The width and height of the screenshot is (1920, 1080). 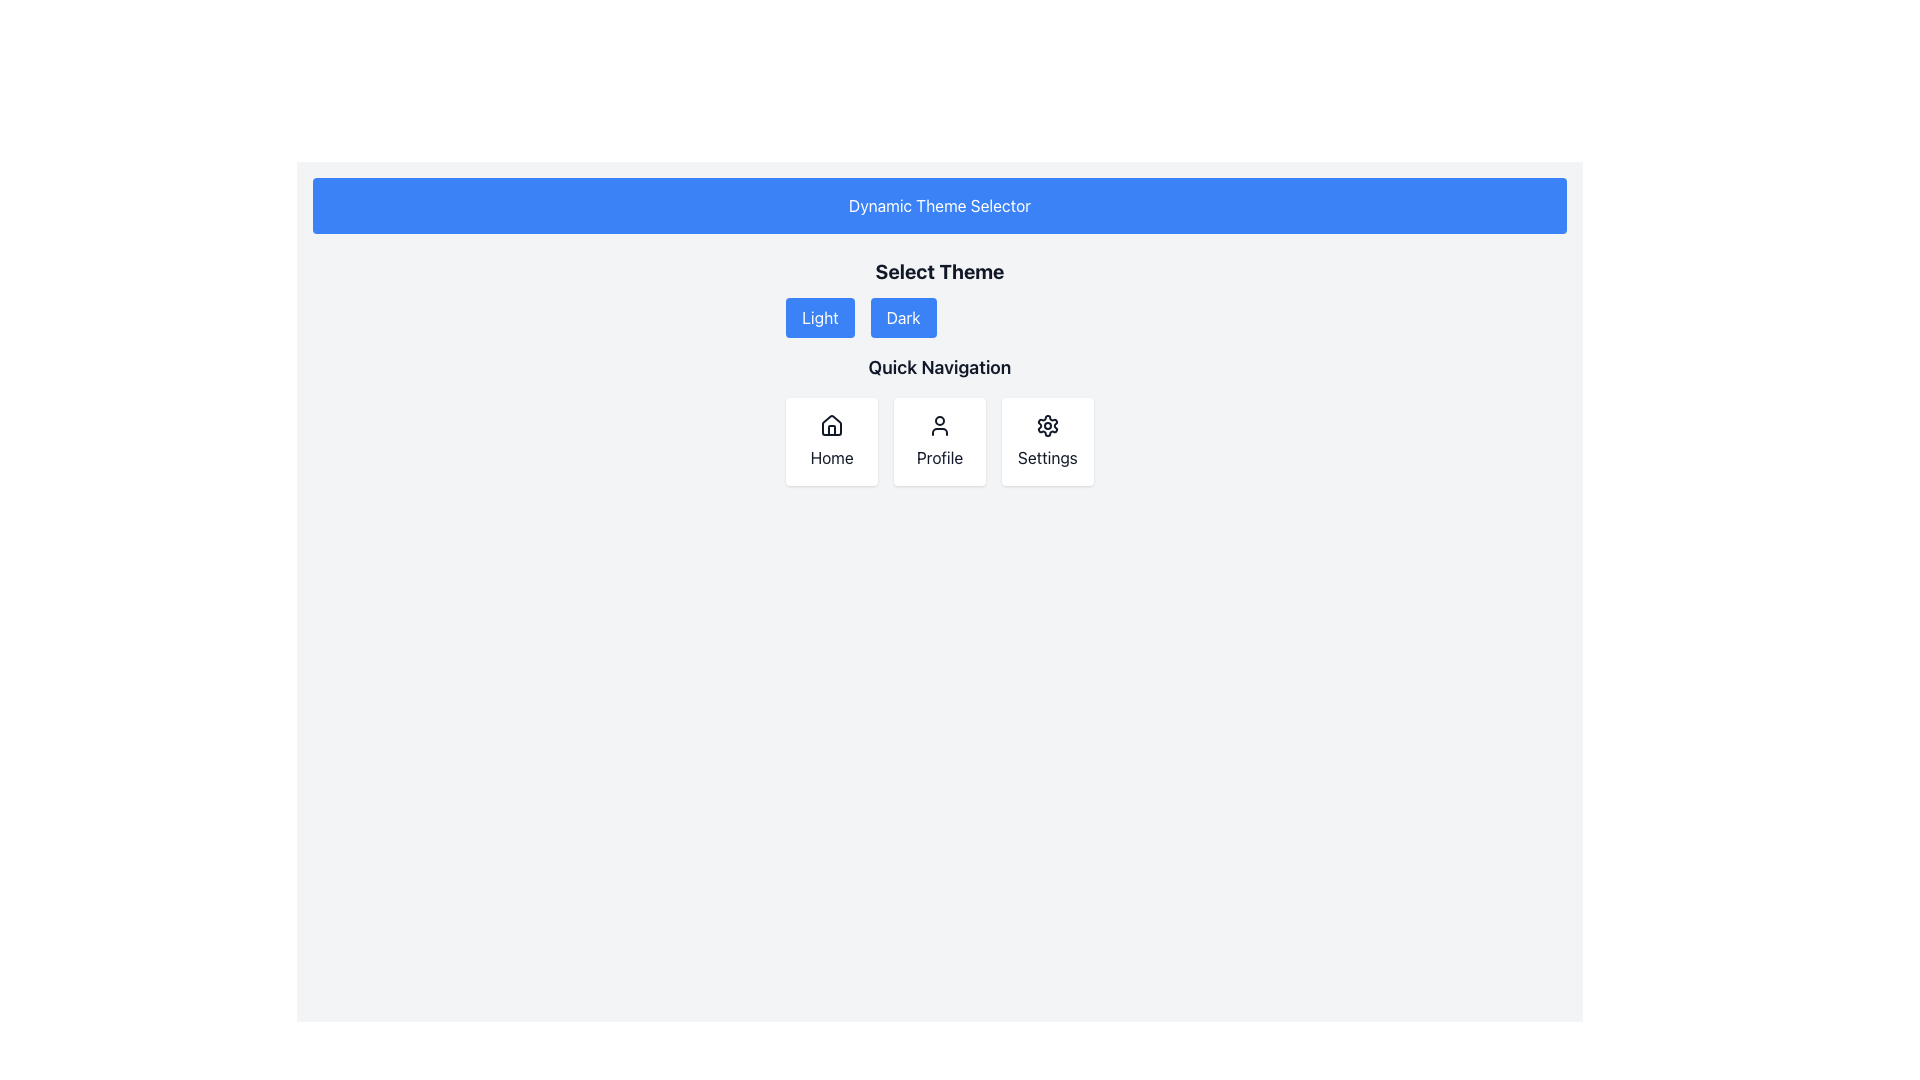 What do you see at coordinates (832, 458) in the screenshot?
I see `text label displaying 'Home' located centrally within the first navigation card under the 'Quick Navigation' section, positioned below the house icon` at bounding box center [832, 458].